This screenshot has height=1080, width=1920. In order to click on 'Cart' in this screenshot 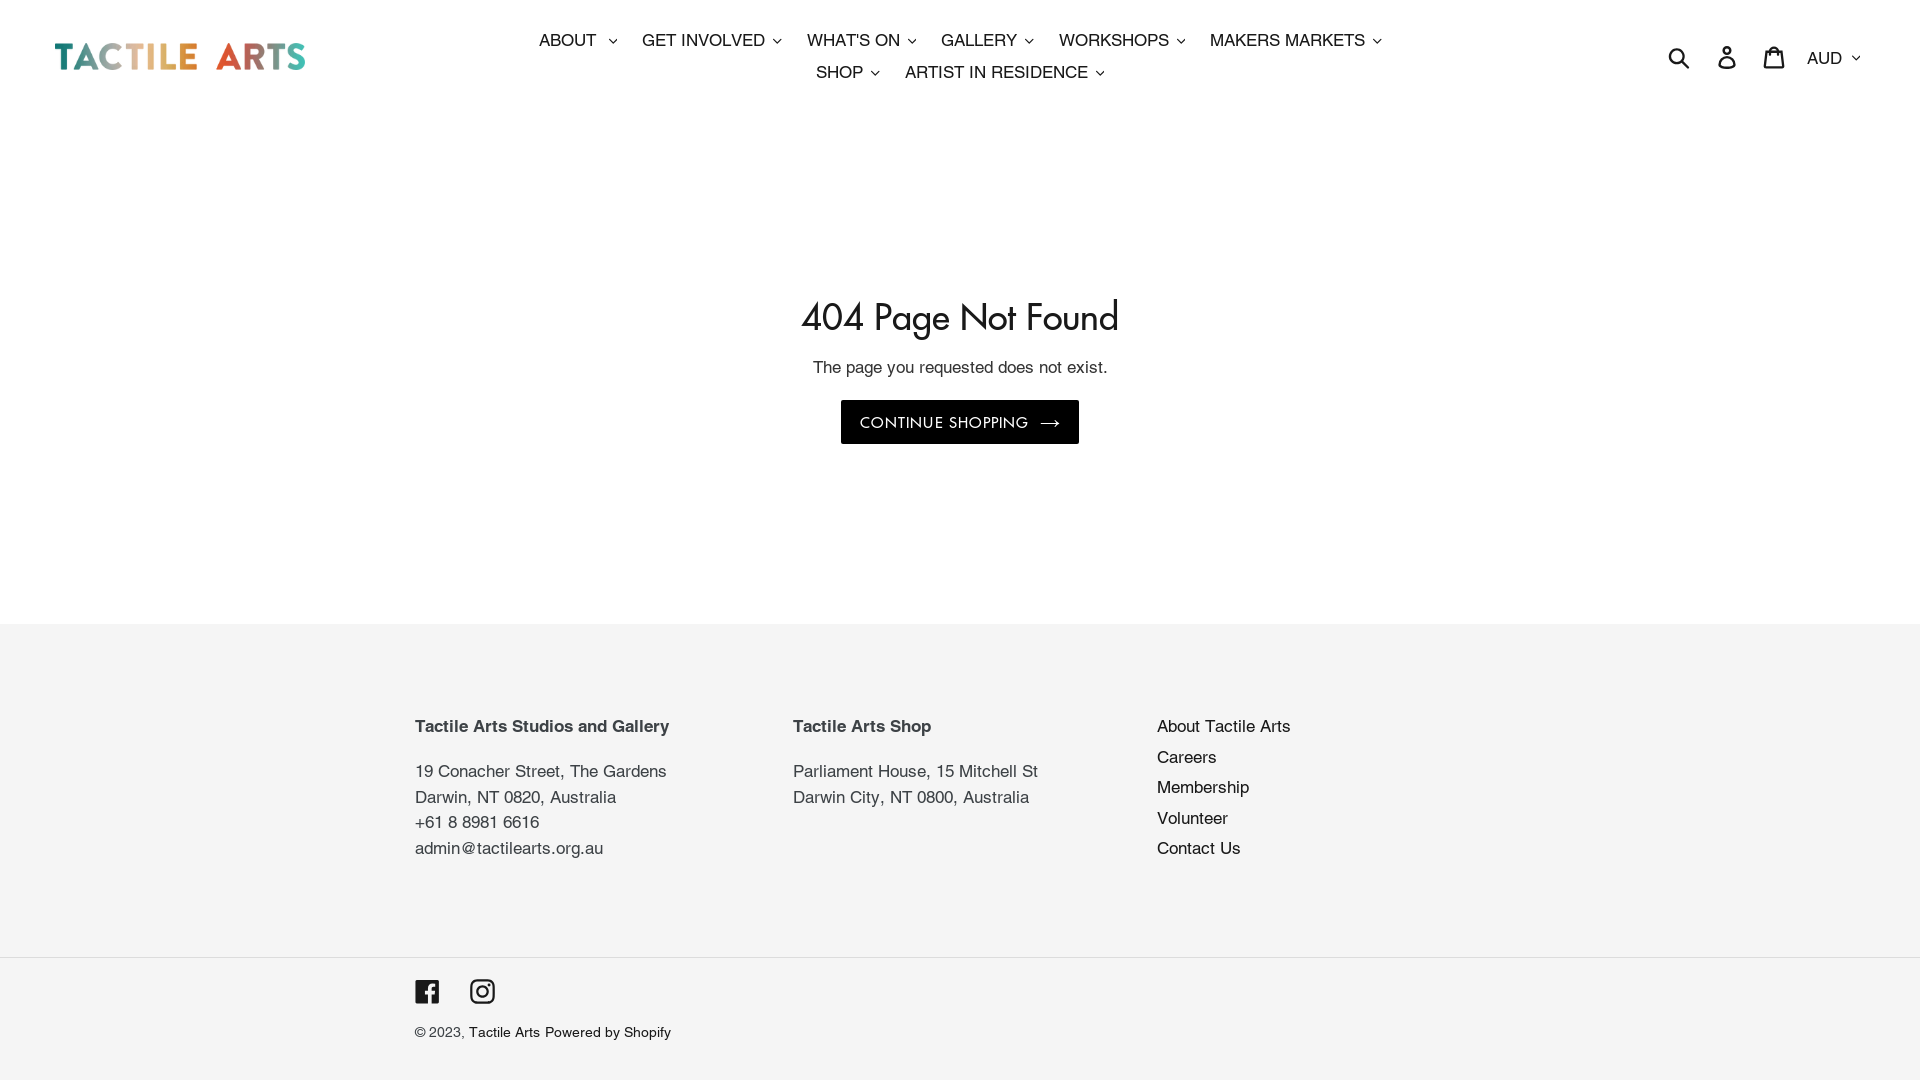, I will do `click(1775, 56)`.